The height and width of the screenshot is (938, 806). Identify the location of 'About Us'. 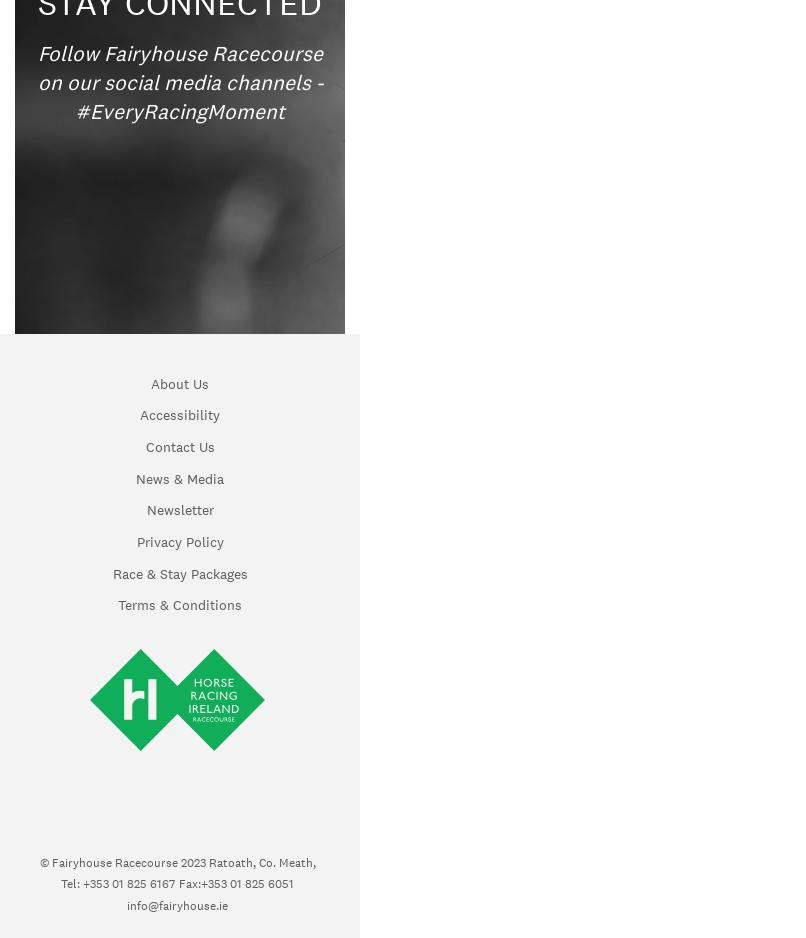
(179, 381).